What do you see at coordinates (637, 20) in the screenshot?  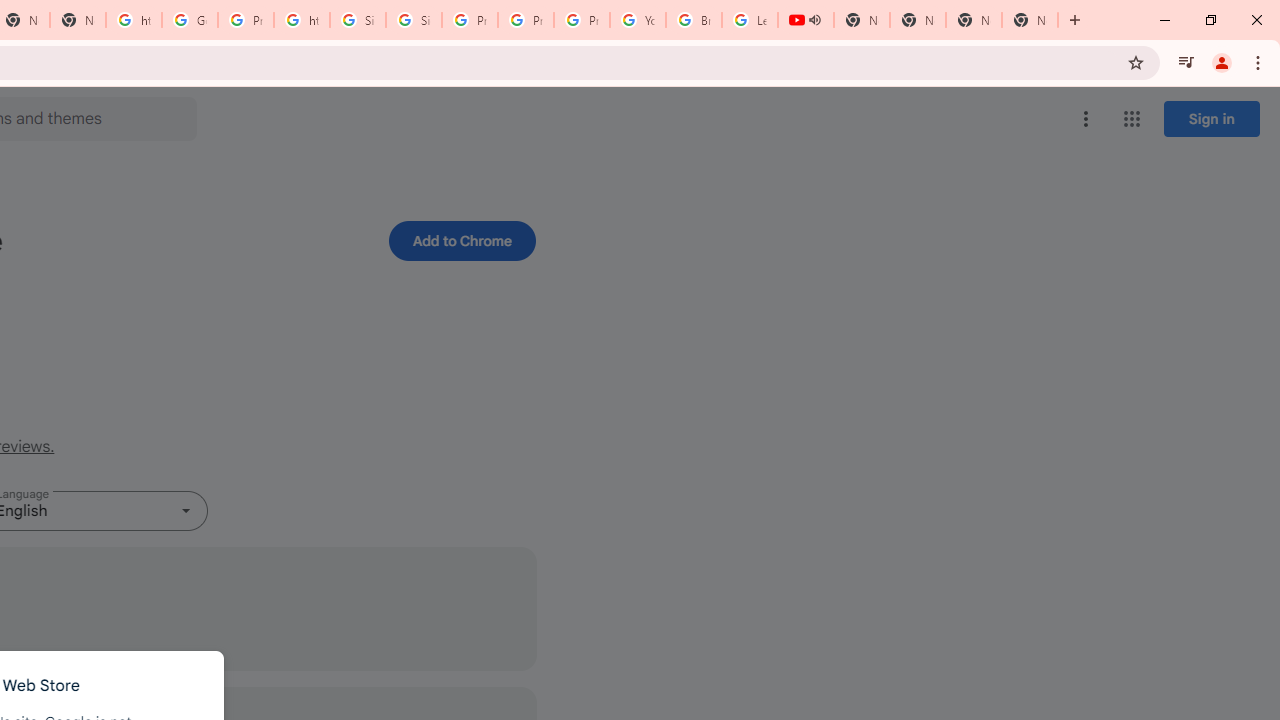 I see `'YouTube'` at bounding box center [637, 20].